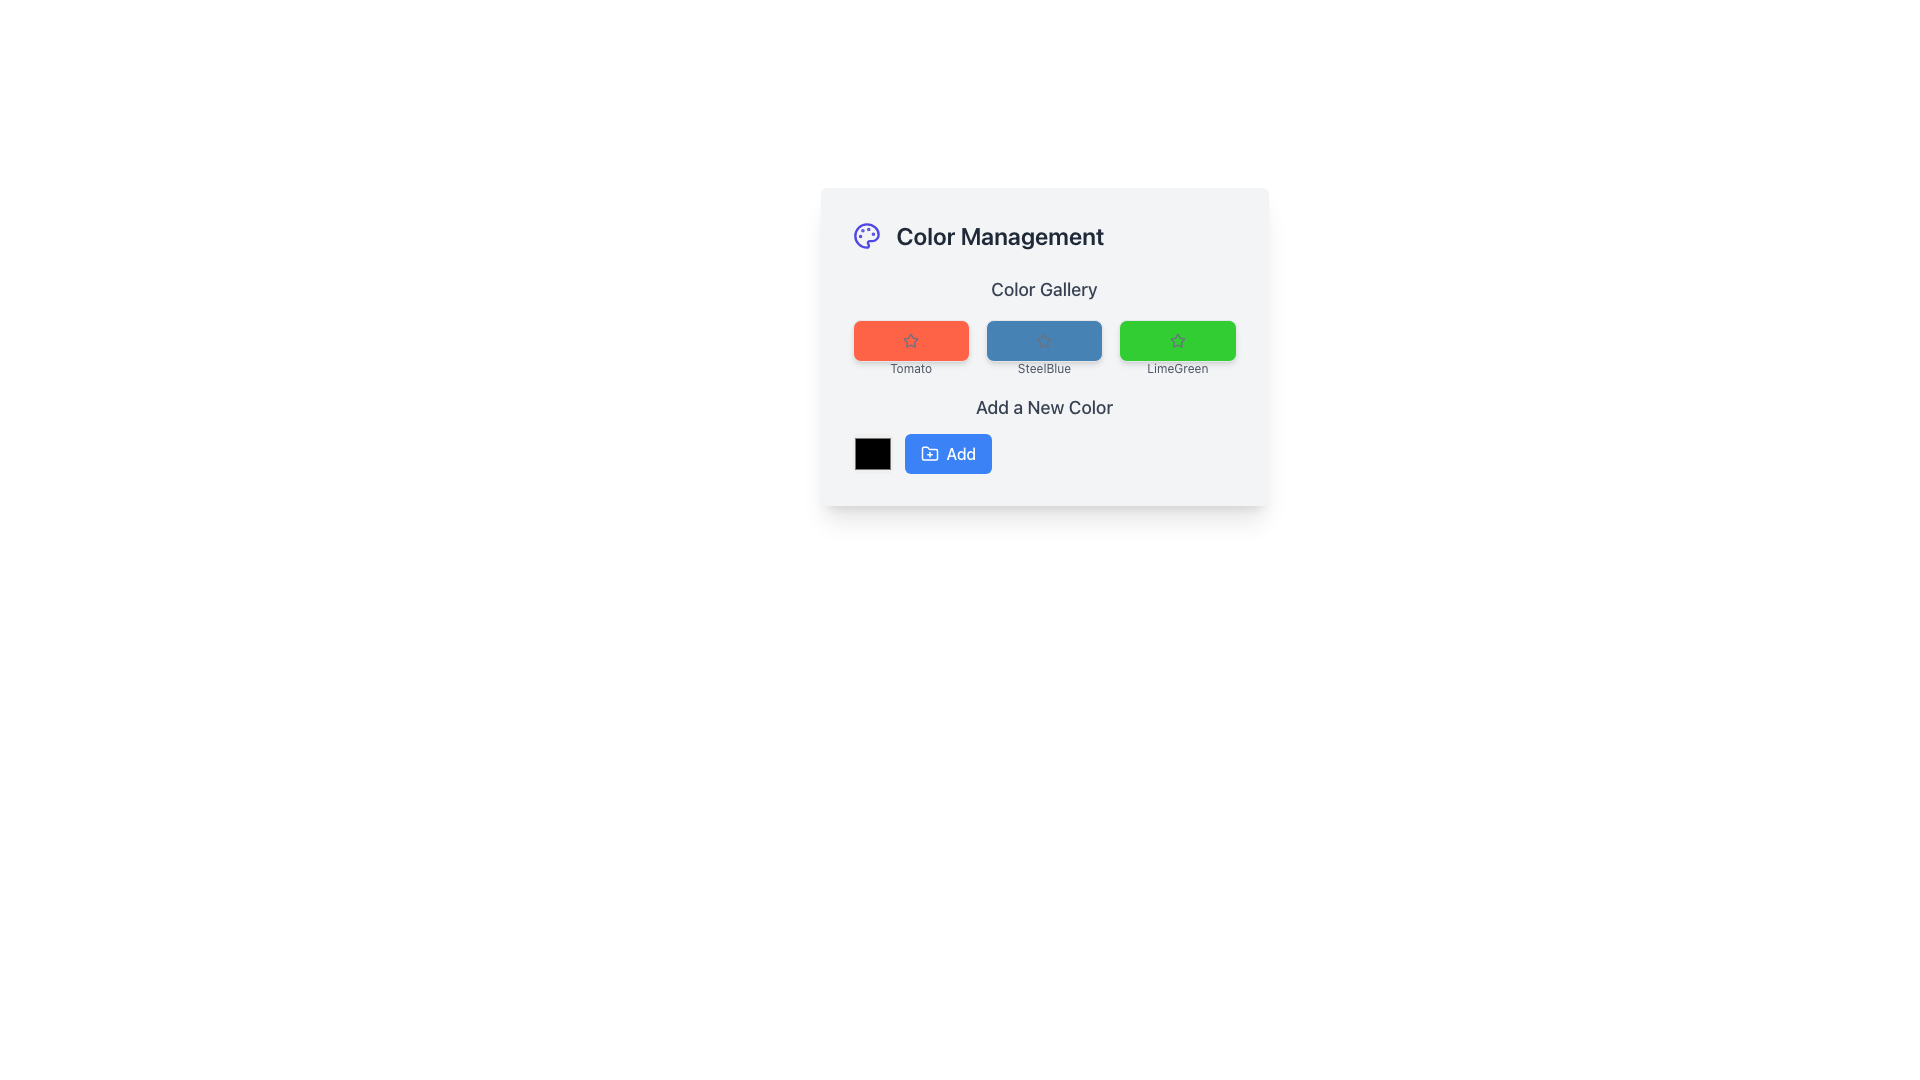 The width and height of the screenshot is (1920, 1080). I want to click on a color from the color picker located in the 'Add a New Color' section, which is the first component of the horizontally aligned group containing the blue 'Add' button, so click(1043, 454).